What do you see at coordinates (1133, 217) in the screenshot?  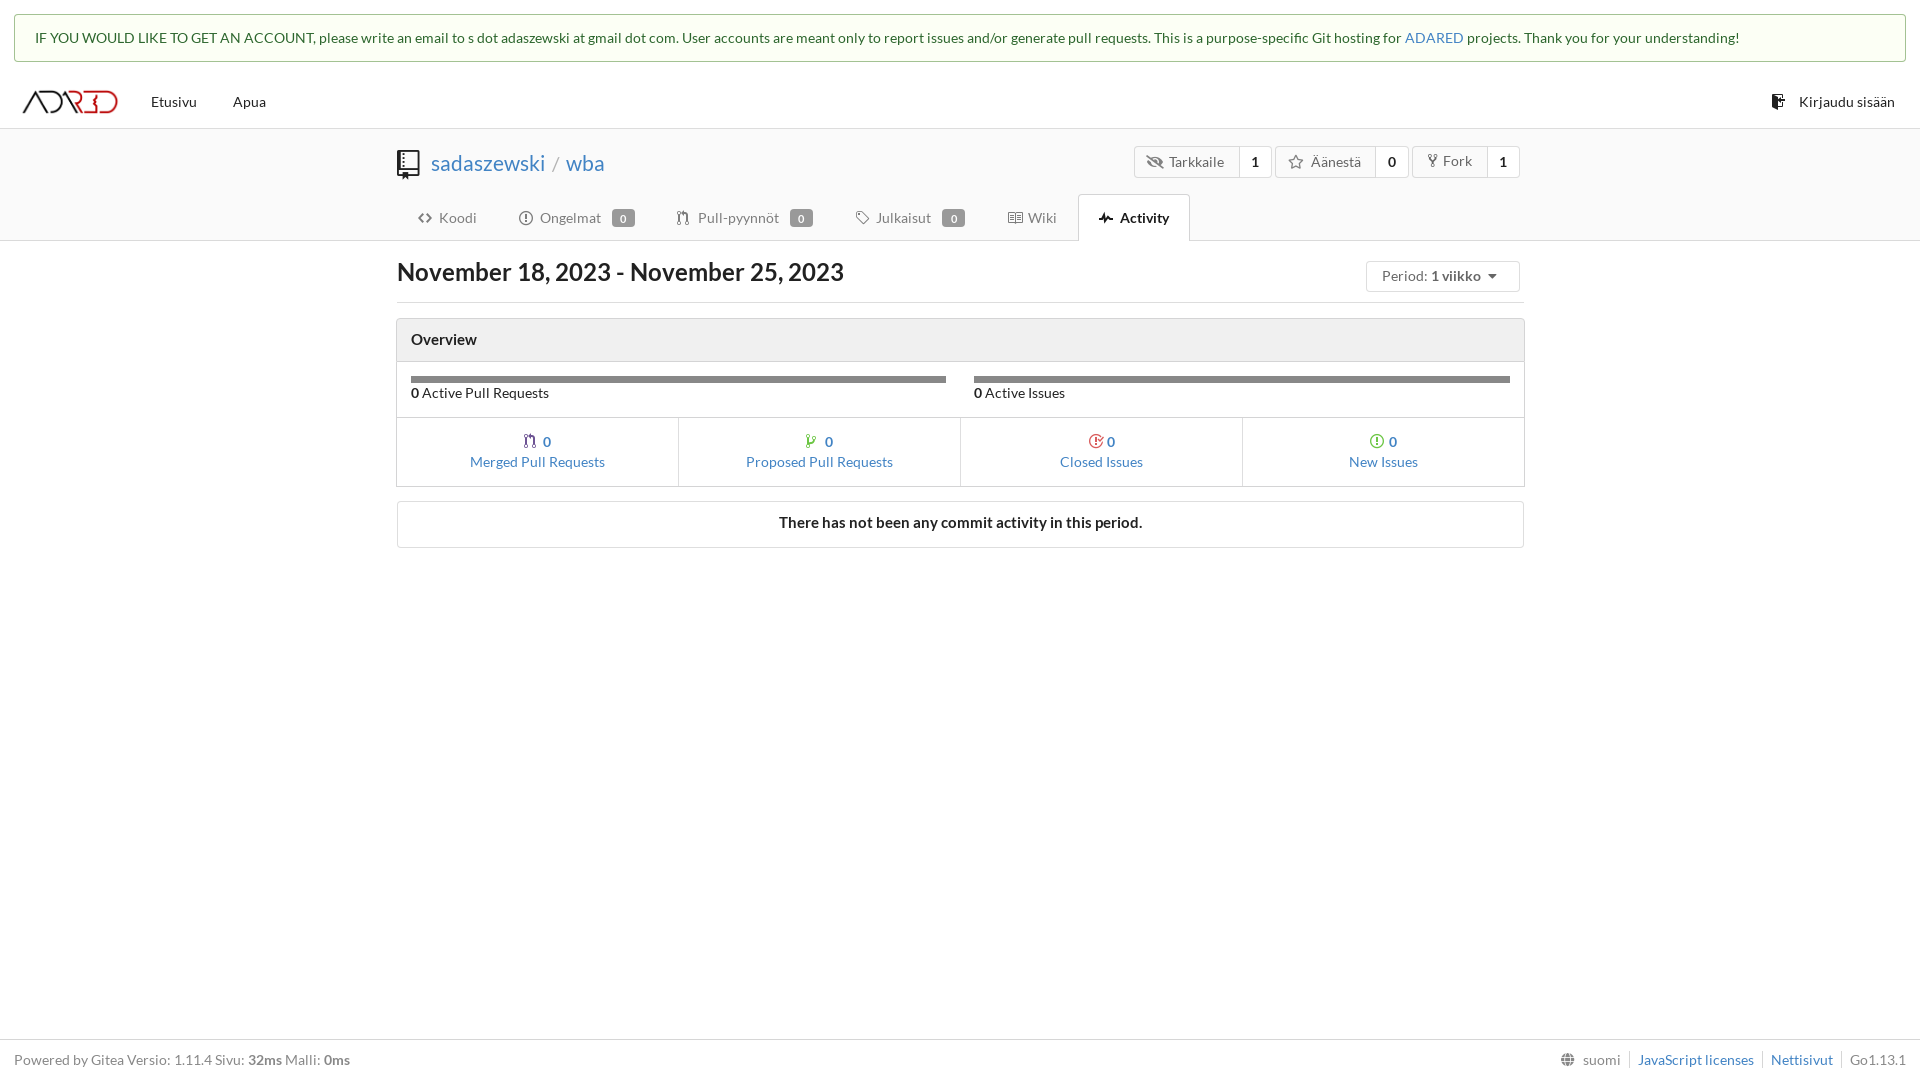 I see `'Activity'` at bounding box center [1133, 217].